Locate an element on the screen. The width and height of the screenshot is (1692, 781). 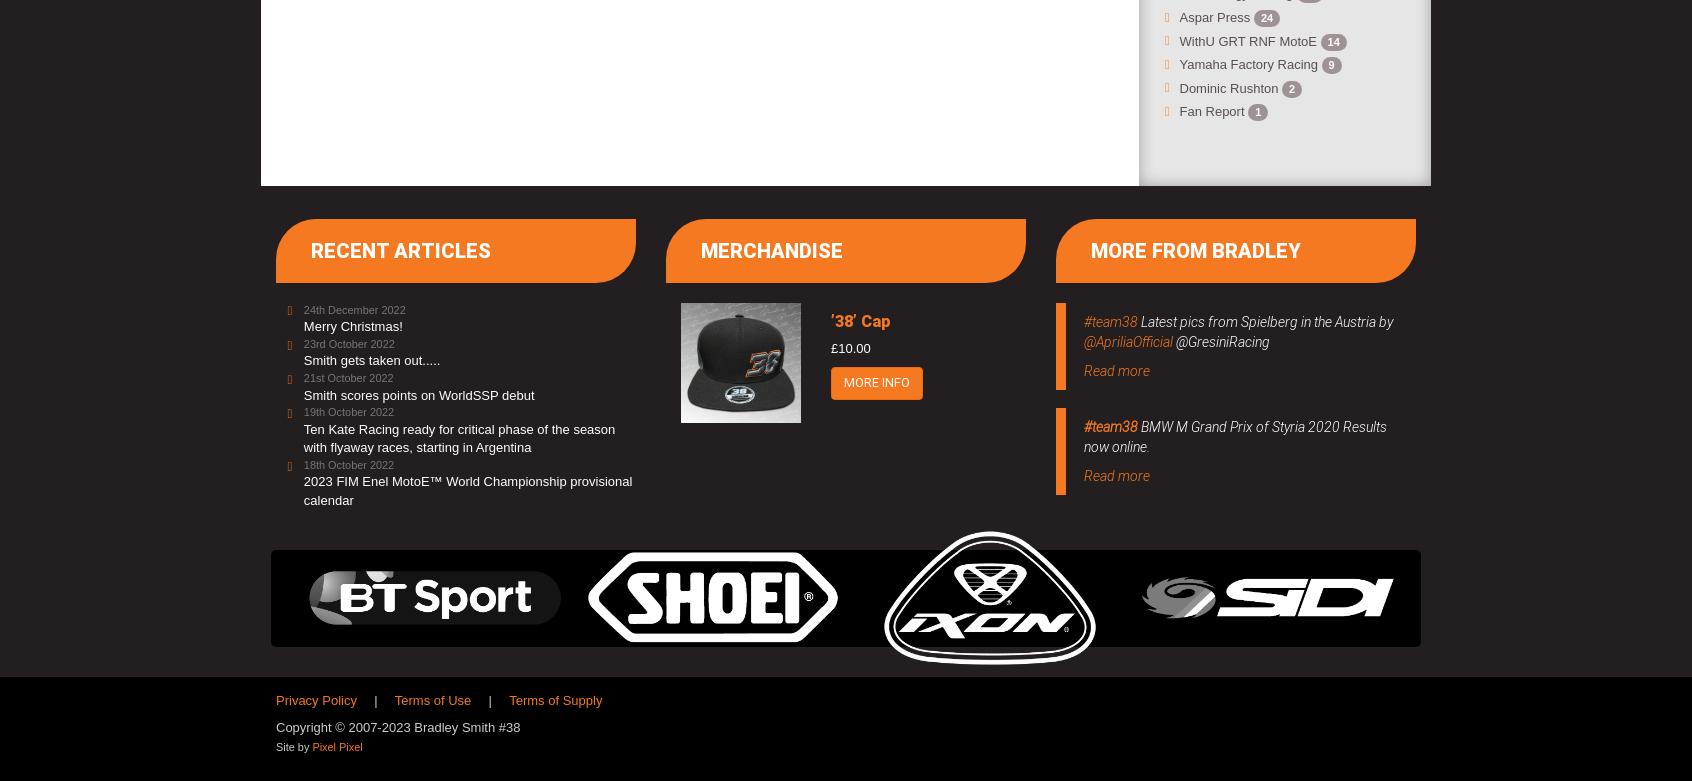
'Dominic Rushton' is located at coordinates (1230, 87).